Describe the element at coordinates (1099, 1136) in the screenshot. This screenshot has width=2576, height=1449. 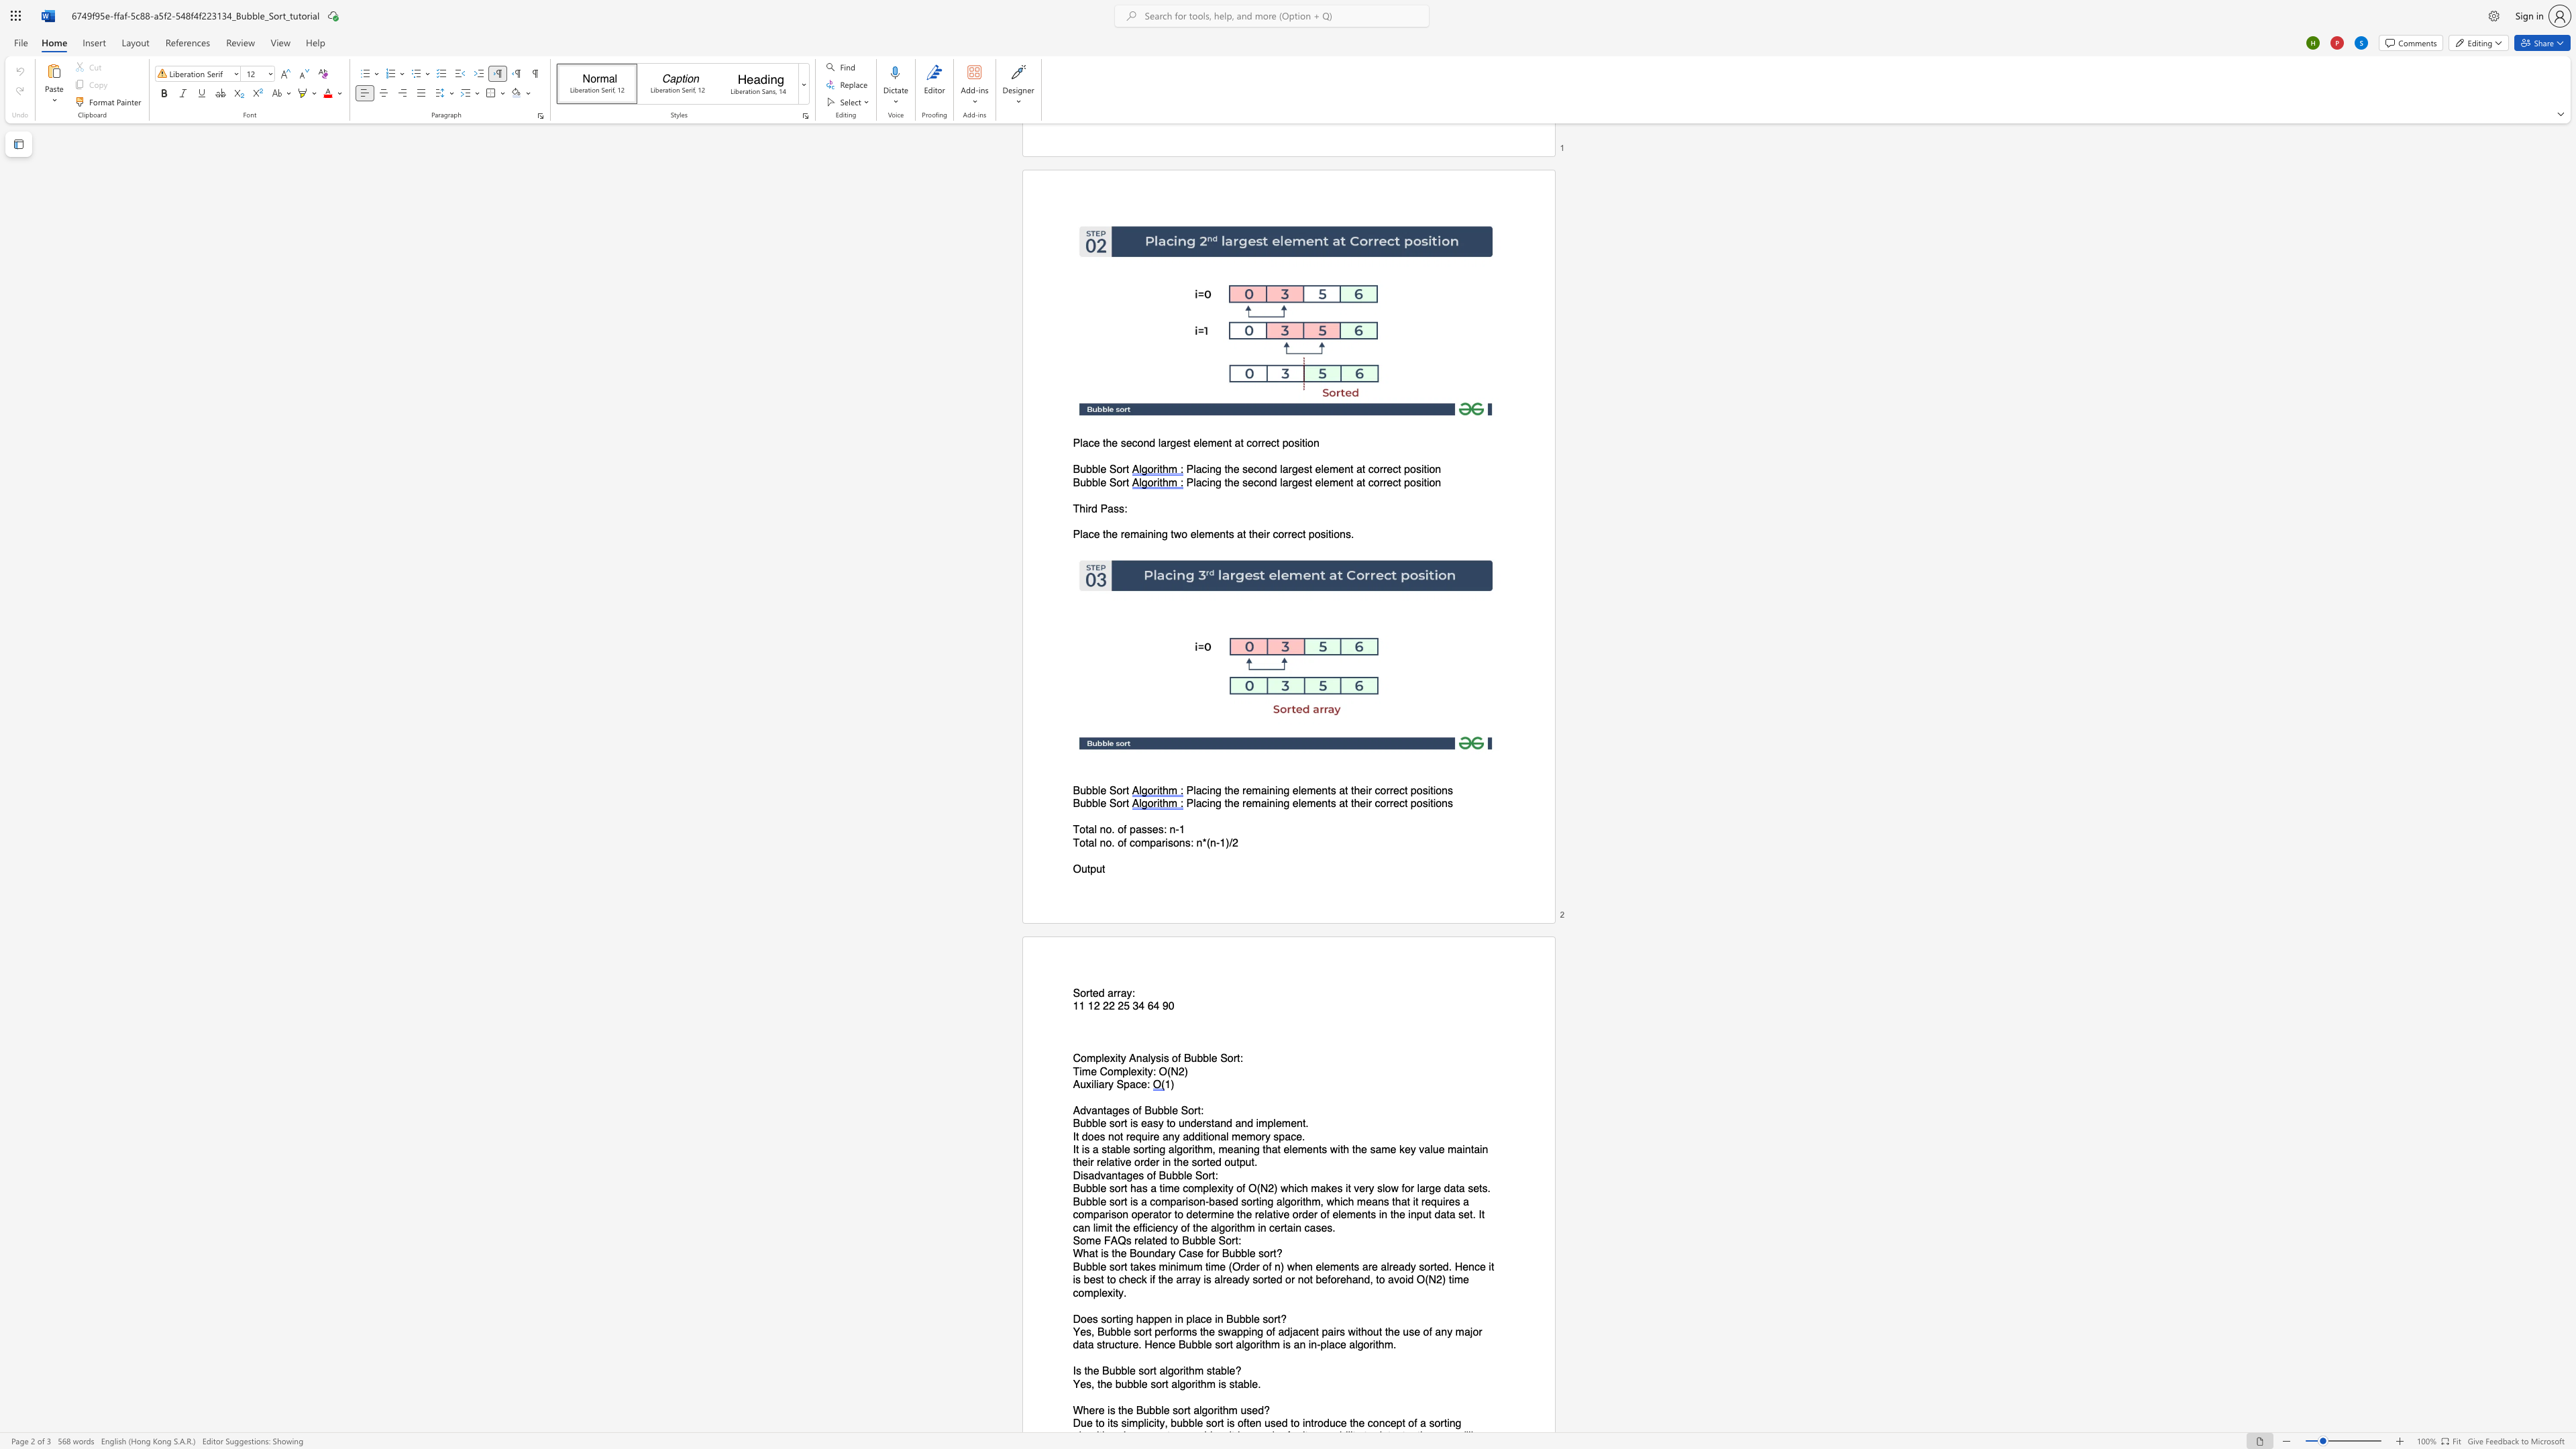
I see `the space between the continuous character "e" and "s" in the text` at that location.